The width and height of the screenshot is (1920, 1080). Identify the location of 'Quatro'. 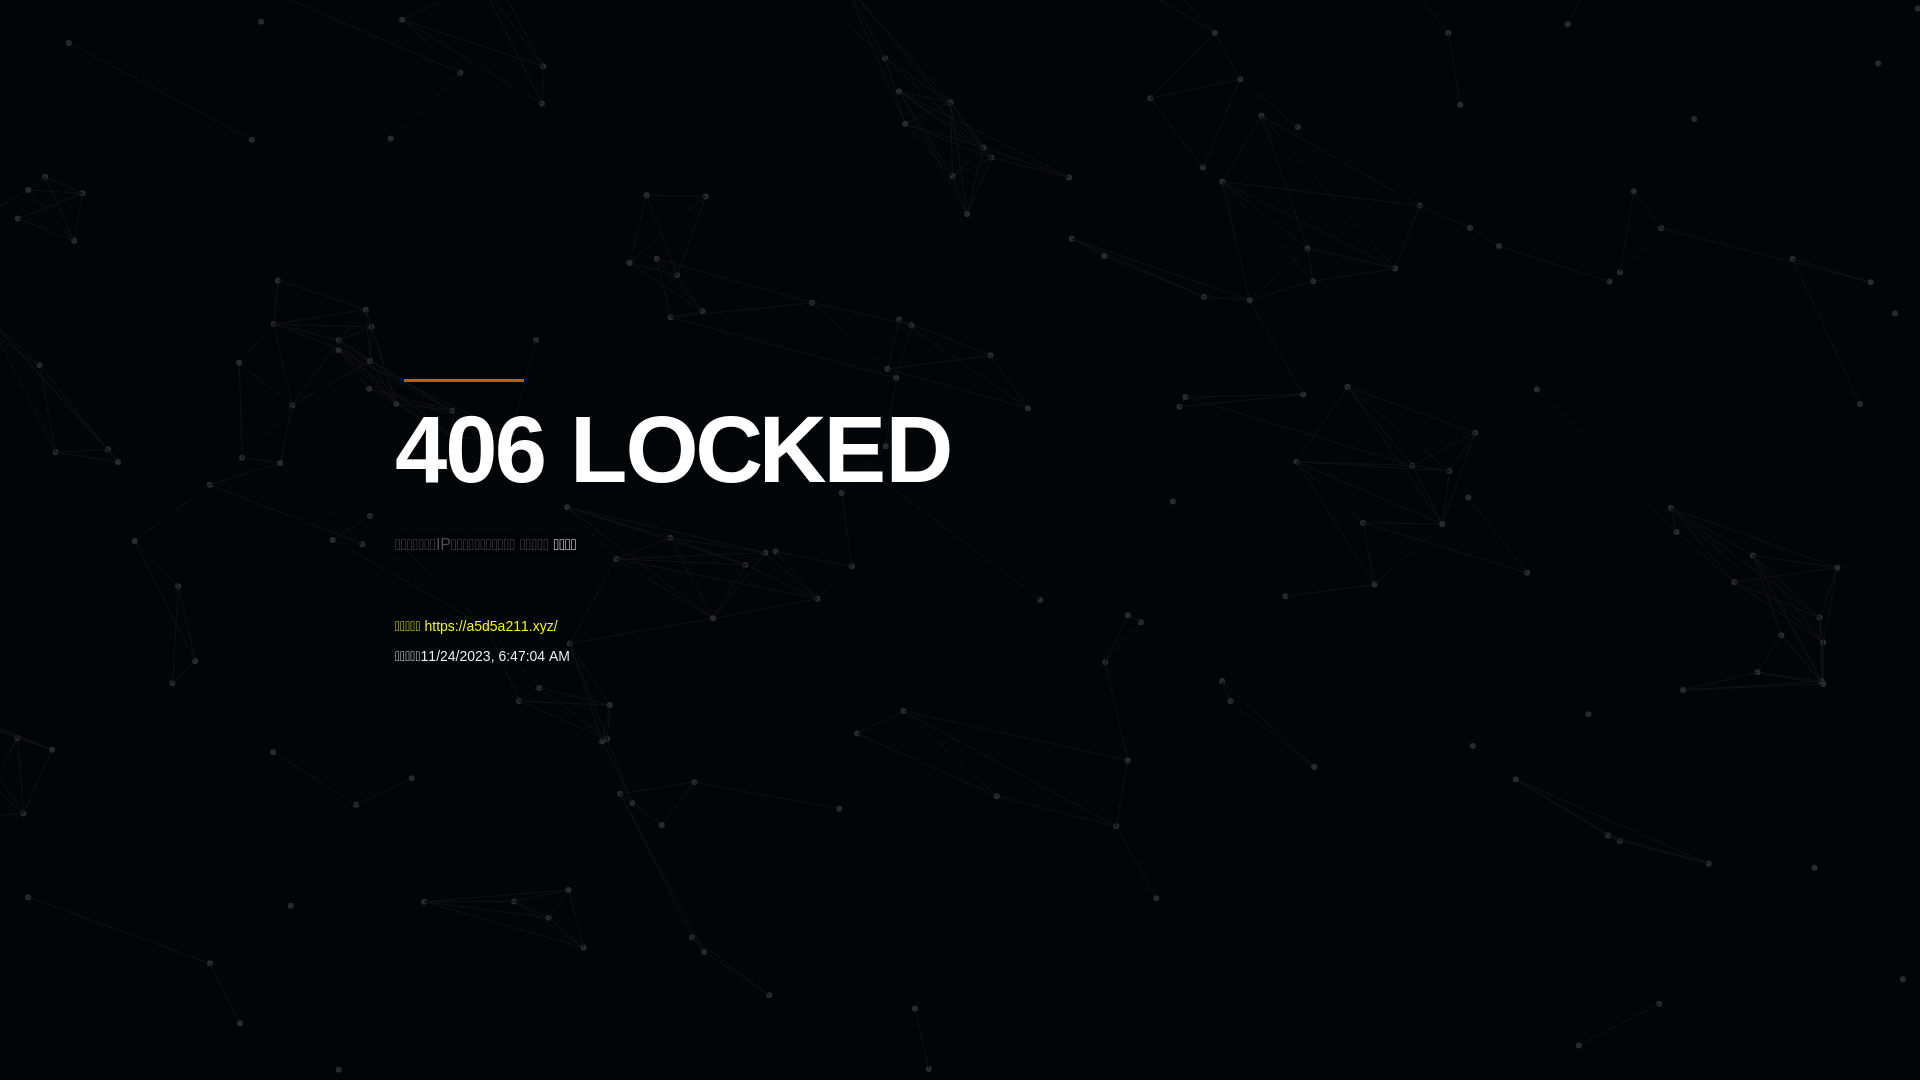
(542, 114).